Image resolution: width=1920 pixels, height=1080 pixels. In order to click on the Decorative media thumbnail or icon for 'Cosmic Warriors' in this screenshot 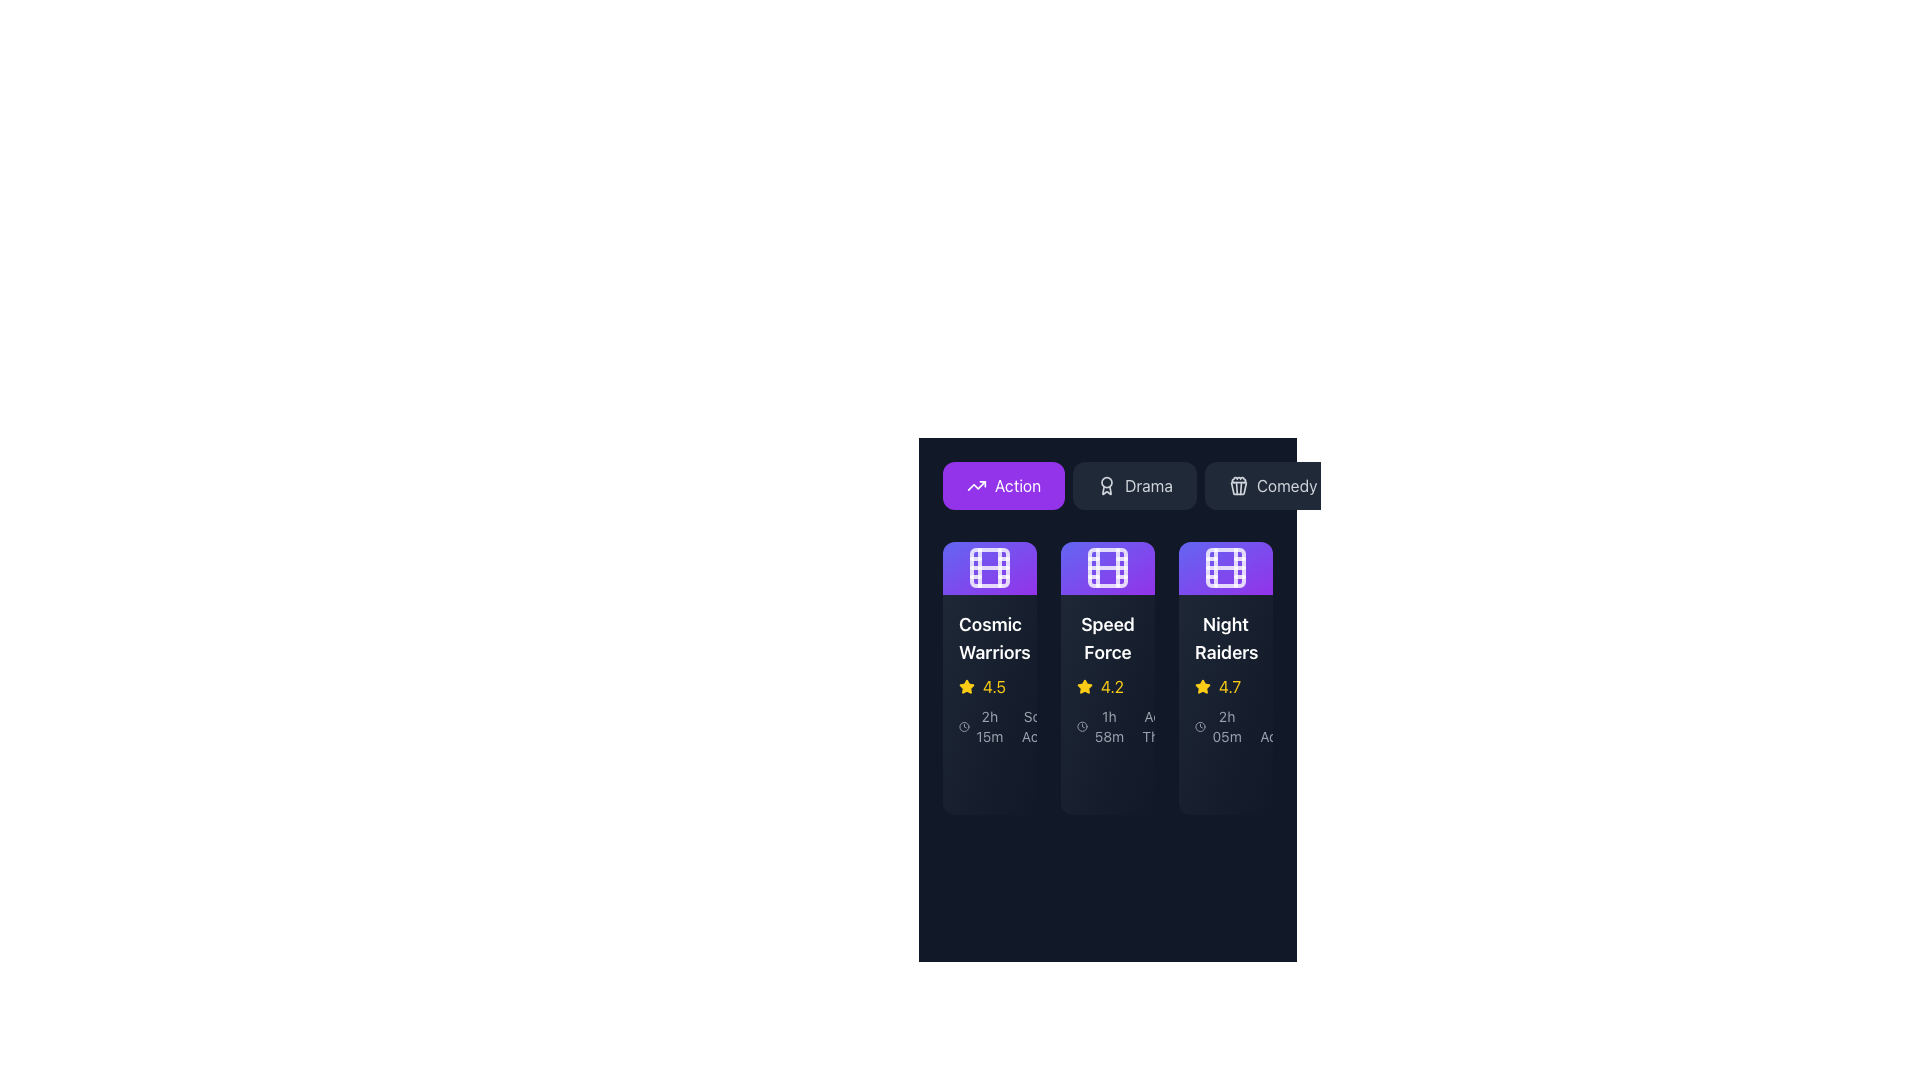, I will do `click(989, 567)`.